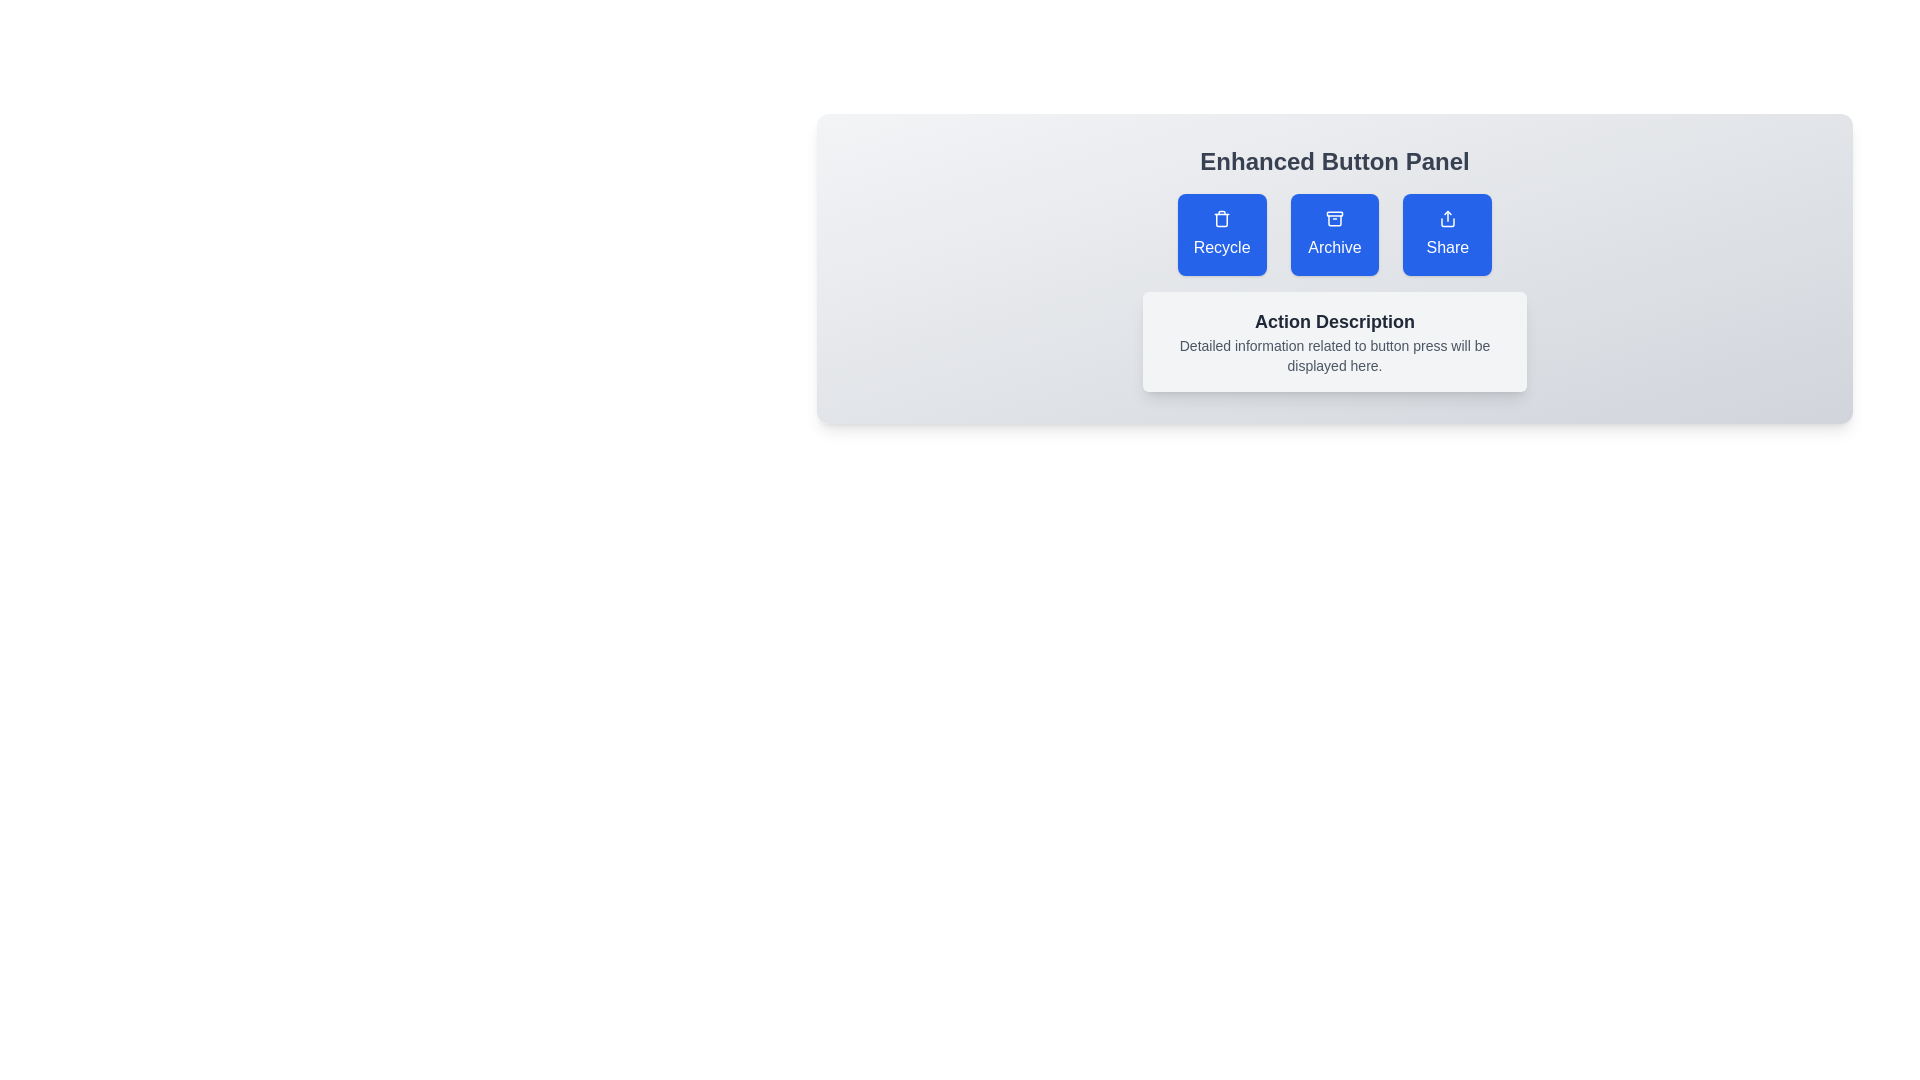 The height and width of the screenshot is (1080, 1920). What do you see at coordinates (1334, 320) in the screenshot?
I see `the title text element that serves as a heading above the descriptive text within the card, which is located below the blue buttons labeled 'Recycle', 'Archive', and 'Share'` at bounding box center [1334, 320].